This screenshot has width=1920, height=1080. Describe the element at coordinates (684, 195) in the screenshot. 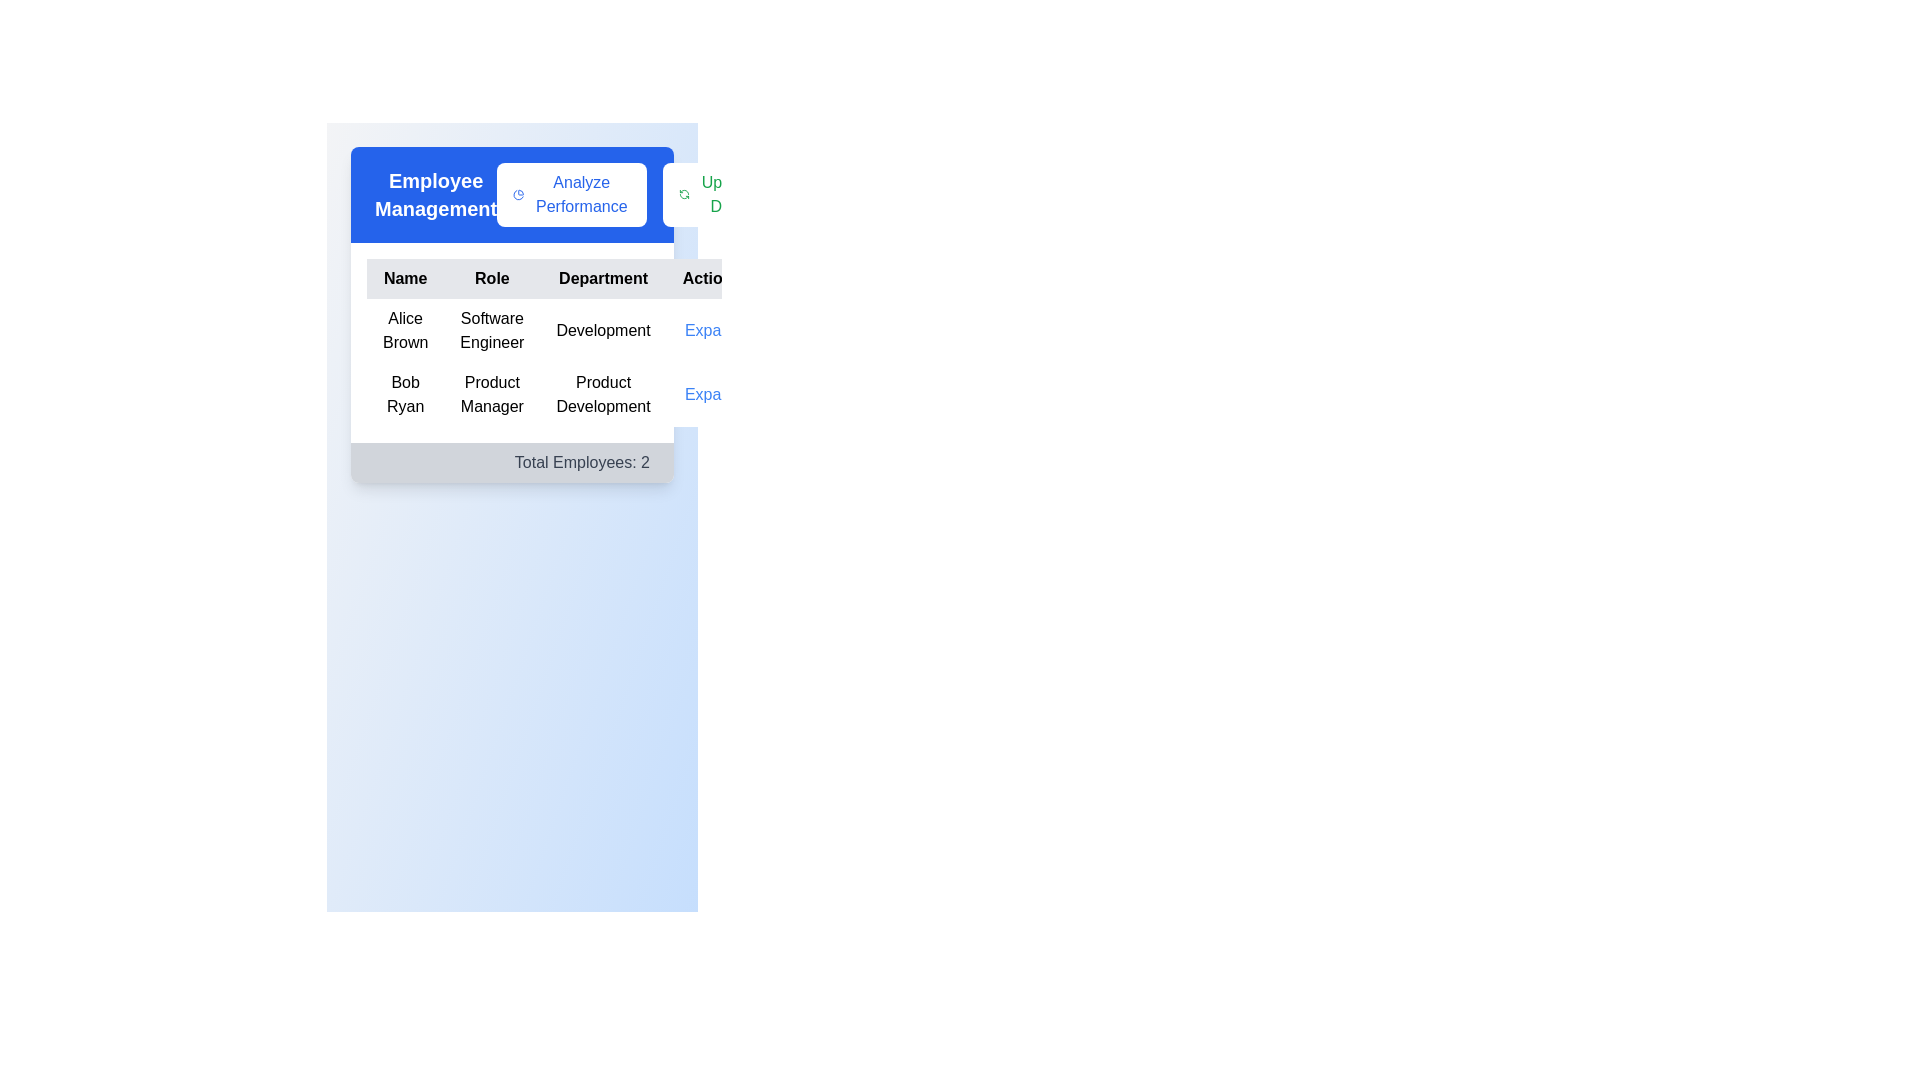

I see `the circular refresh icon with a green stroke outline located to the left of the 'Update Data' button` at that location.